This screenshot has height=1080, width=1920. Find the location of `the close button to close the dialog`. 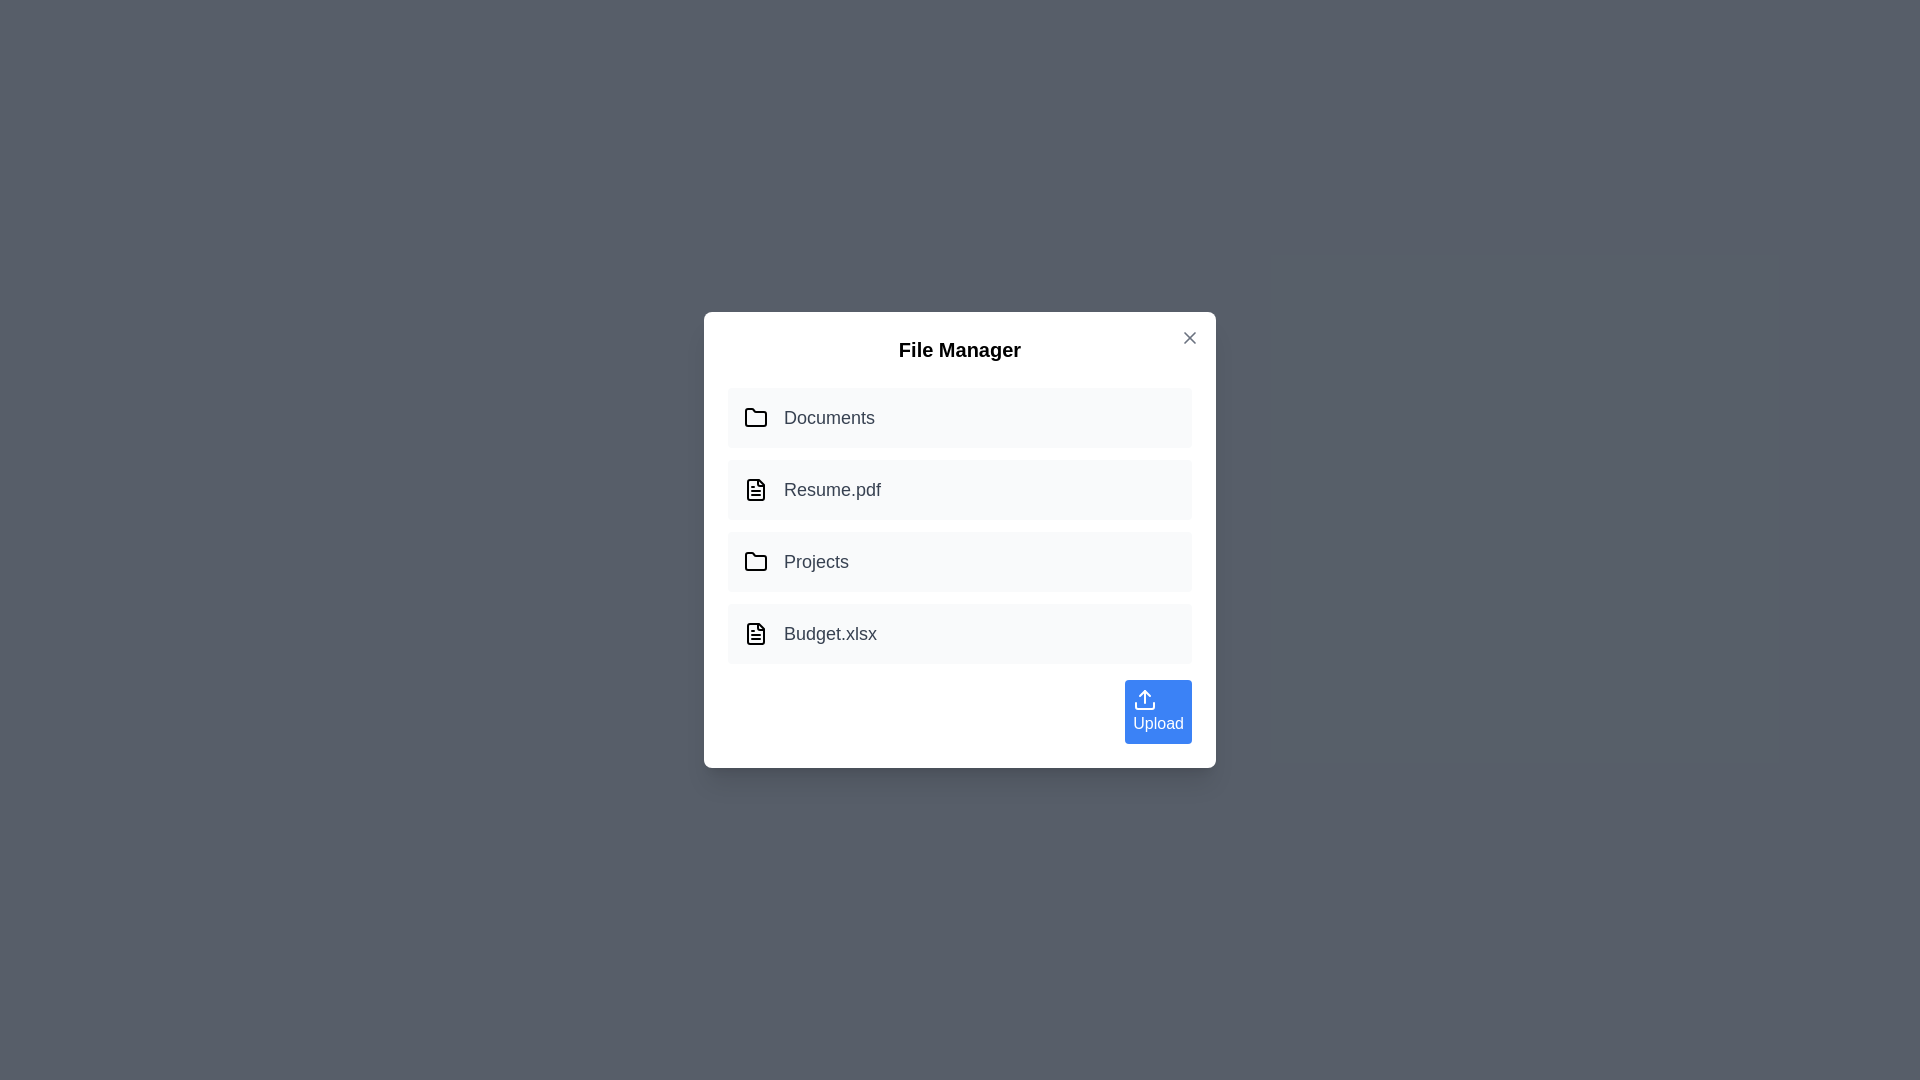

the close button to close the dialog is located at coordinates (1190, 337).